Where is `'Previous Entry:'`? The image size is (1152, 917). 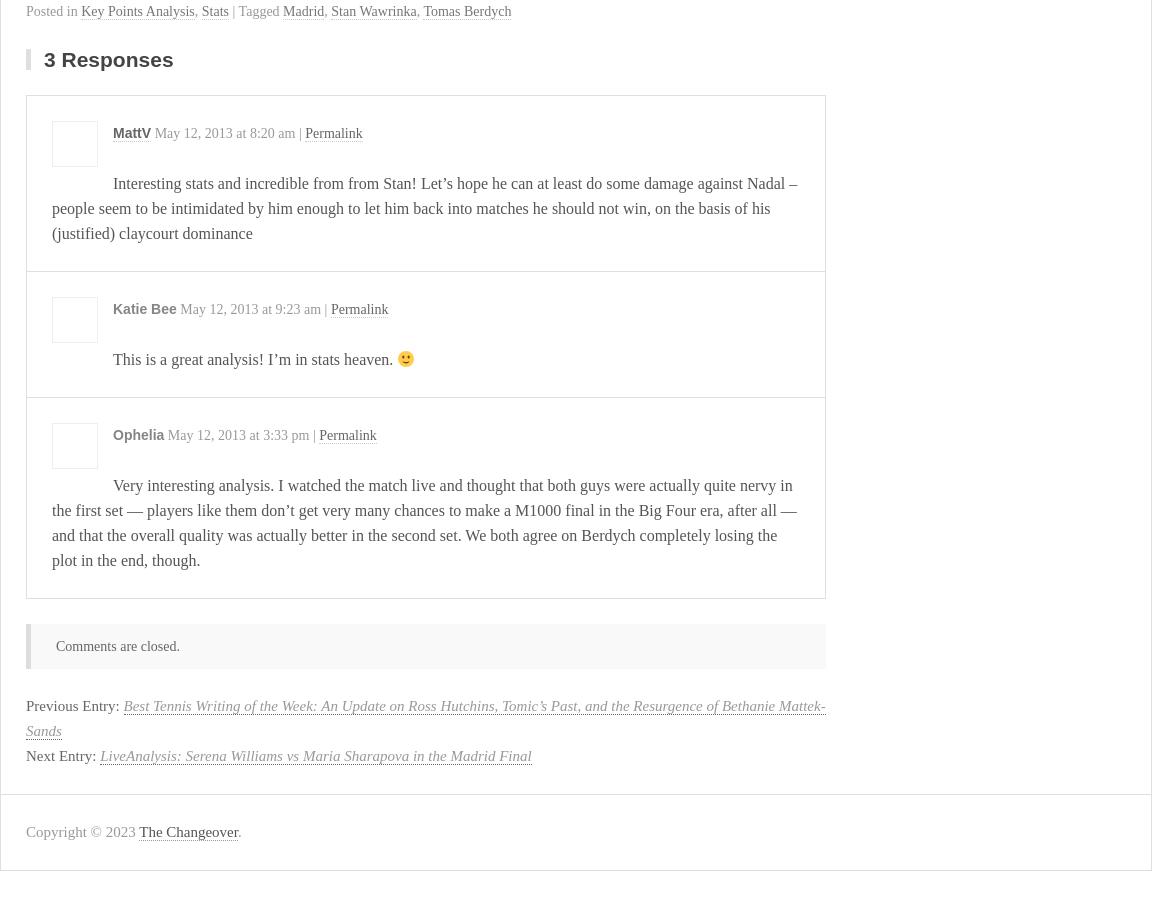
'Previous Entry:' is located at coordinates (73, 705).